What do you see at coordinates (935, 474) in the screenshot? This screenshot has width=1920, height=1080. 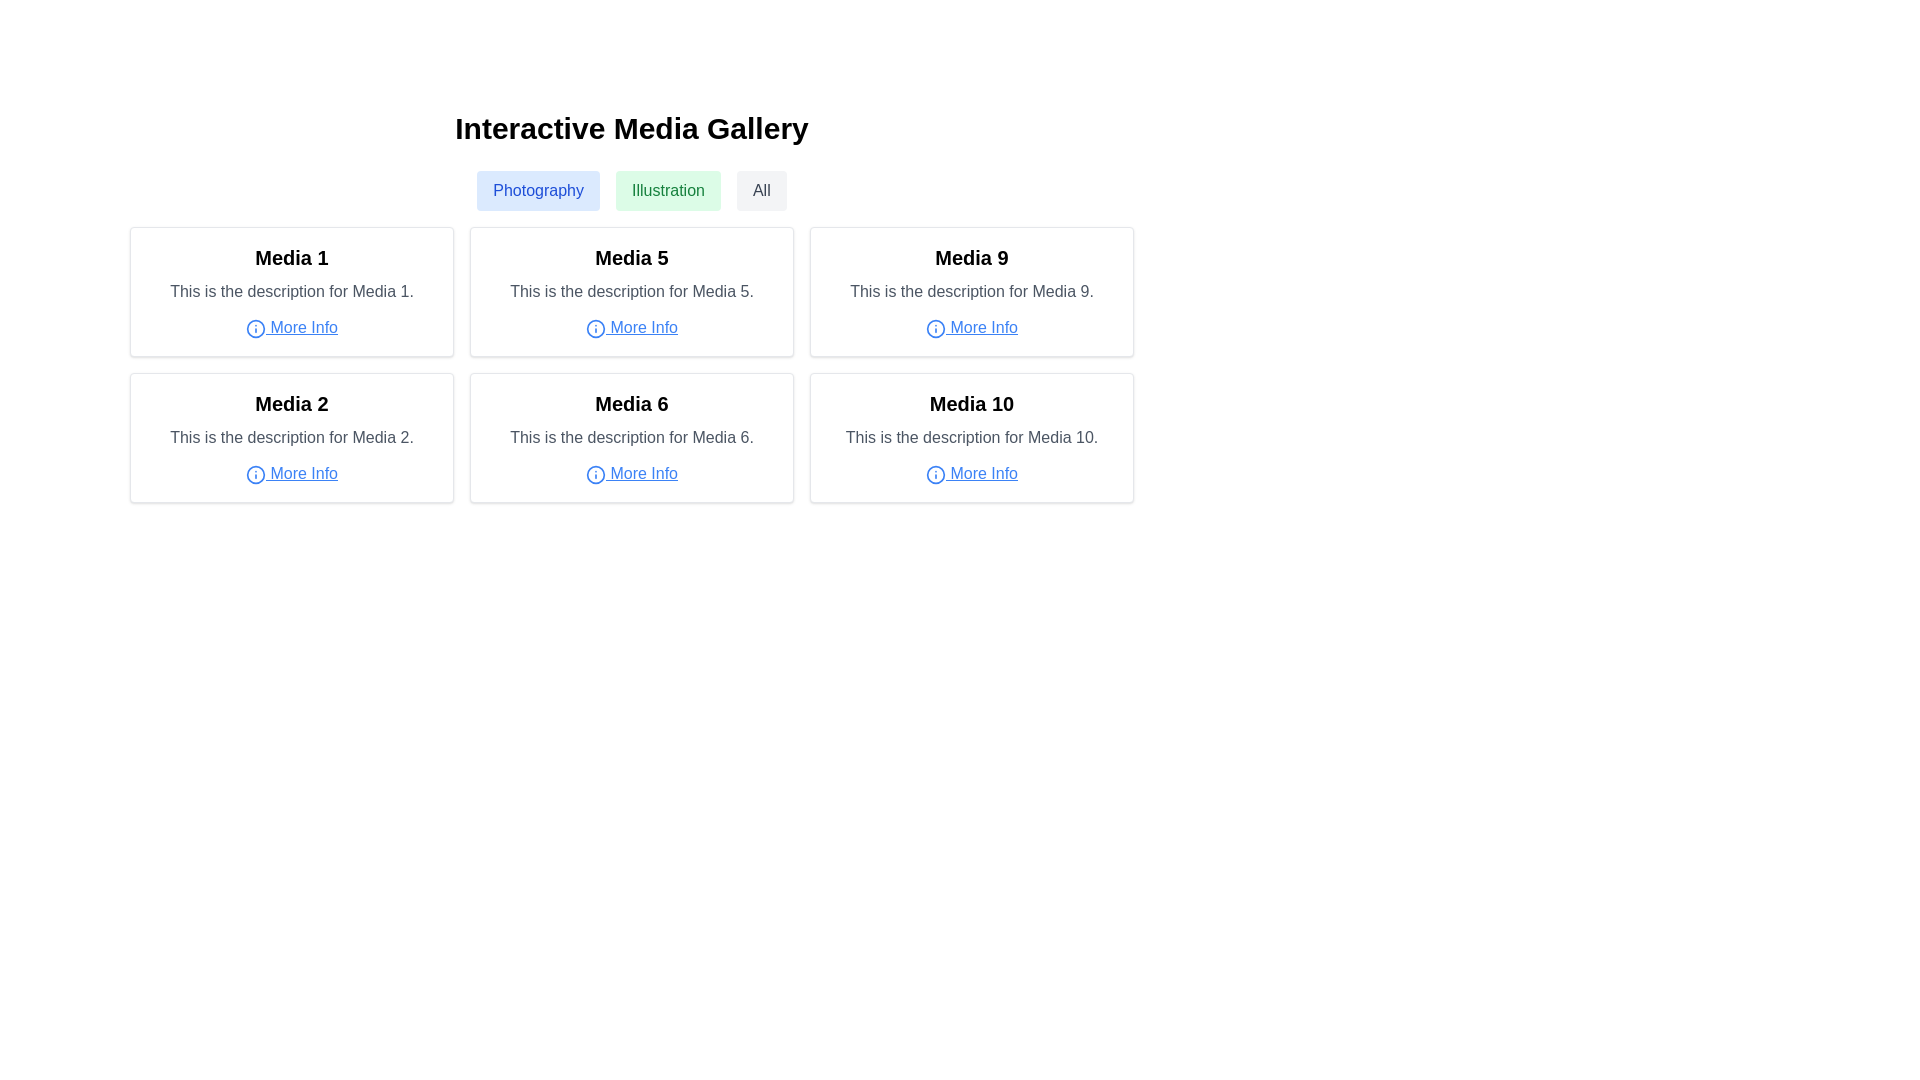 I see `the appearance of the blue circular icon located to the left of the 'More Info' text in the 'Media 10' card at the bottom-right corner of the media grid` at bounding box center [935, 474].